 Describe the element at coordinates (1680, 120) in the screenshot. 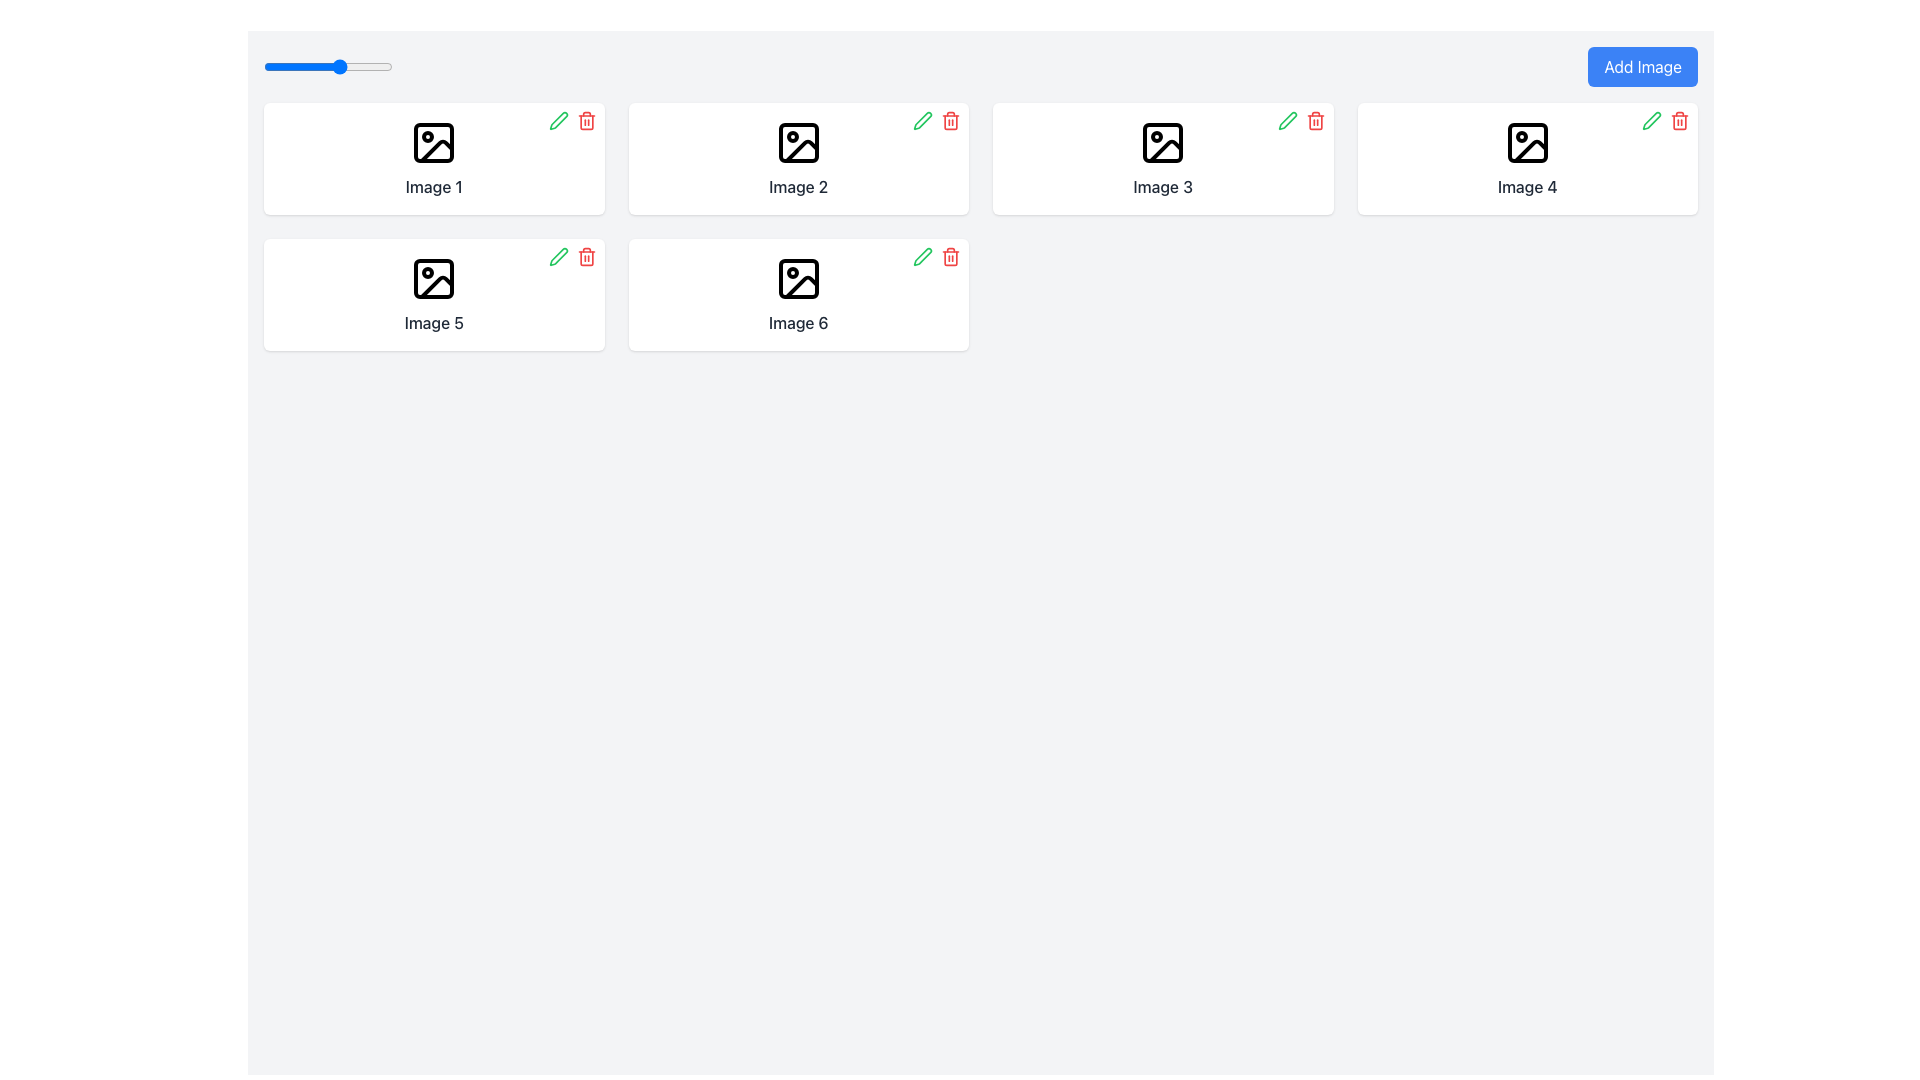

I see `the trash icon located in the upper-right corner of the image card` at that location.